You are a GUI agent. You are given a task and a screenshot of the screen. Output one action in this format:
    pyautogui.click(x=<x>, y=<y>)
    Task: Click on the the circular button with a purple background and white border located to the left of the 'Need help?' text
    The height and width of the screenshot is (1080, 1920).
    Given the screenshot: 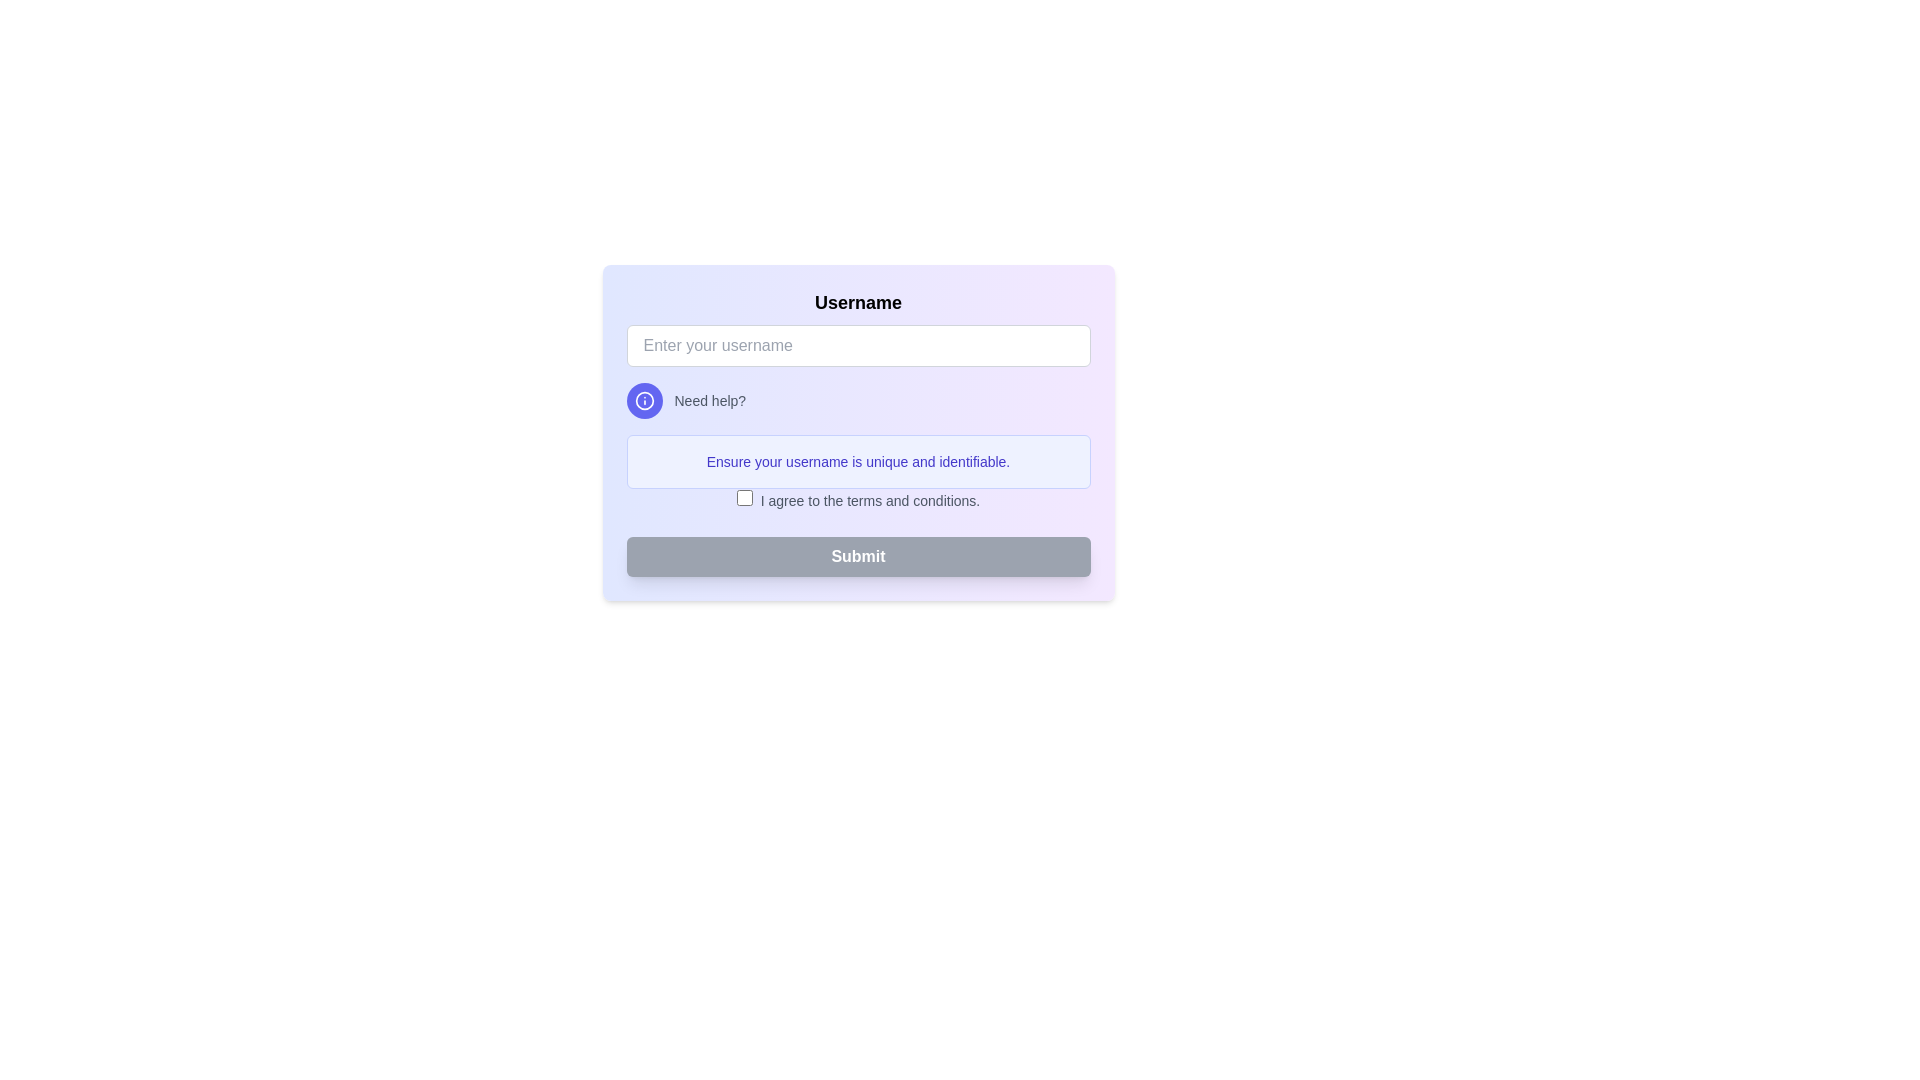 What is the action you would take?
    pyautogui.click(x=644, y=401)
    